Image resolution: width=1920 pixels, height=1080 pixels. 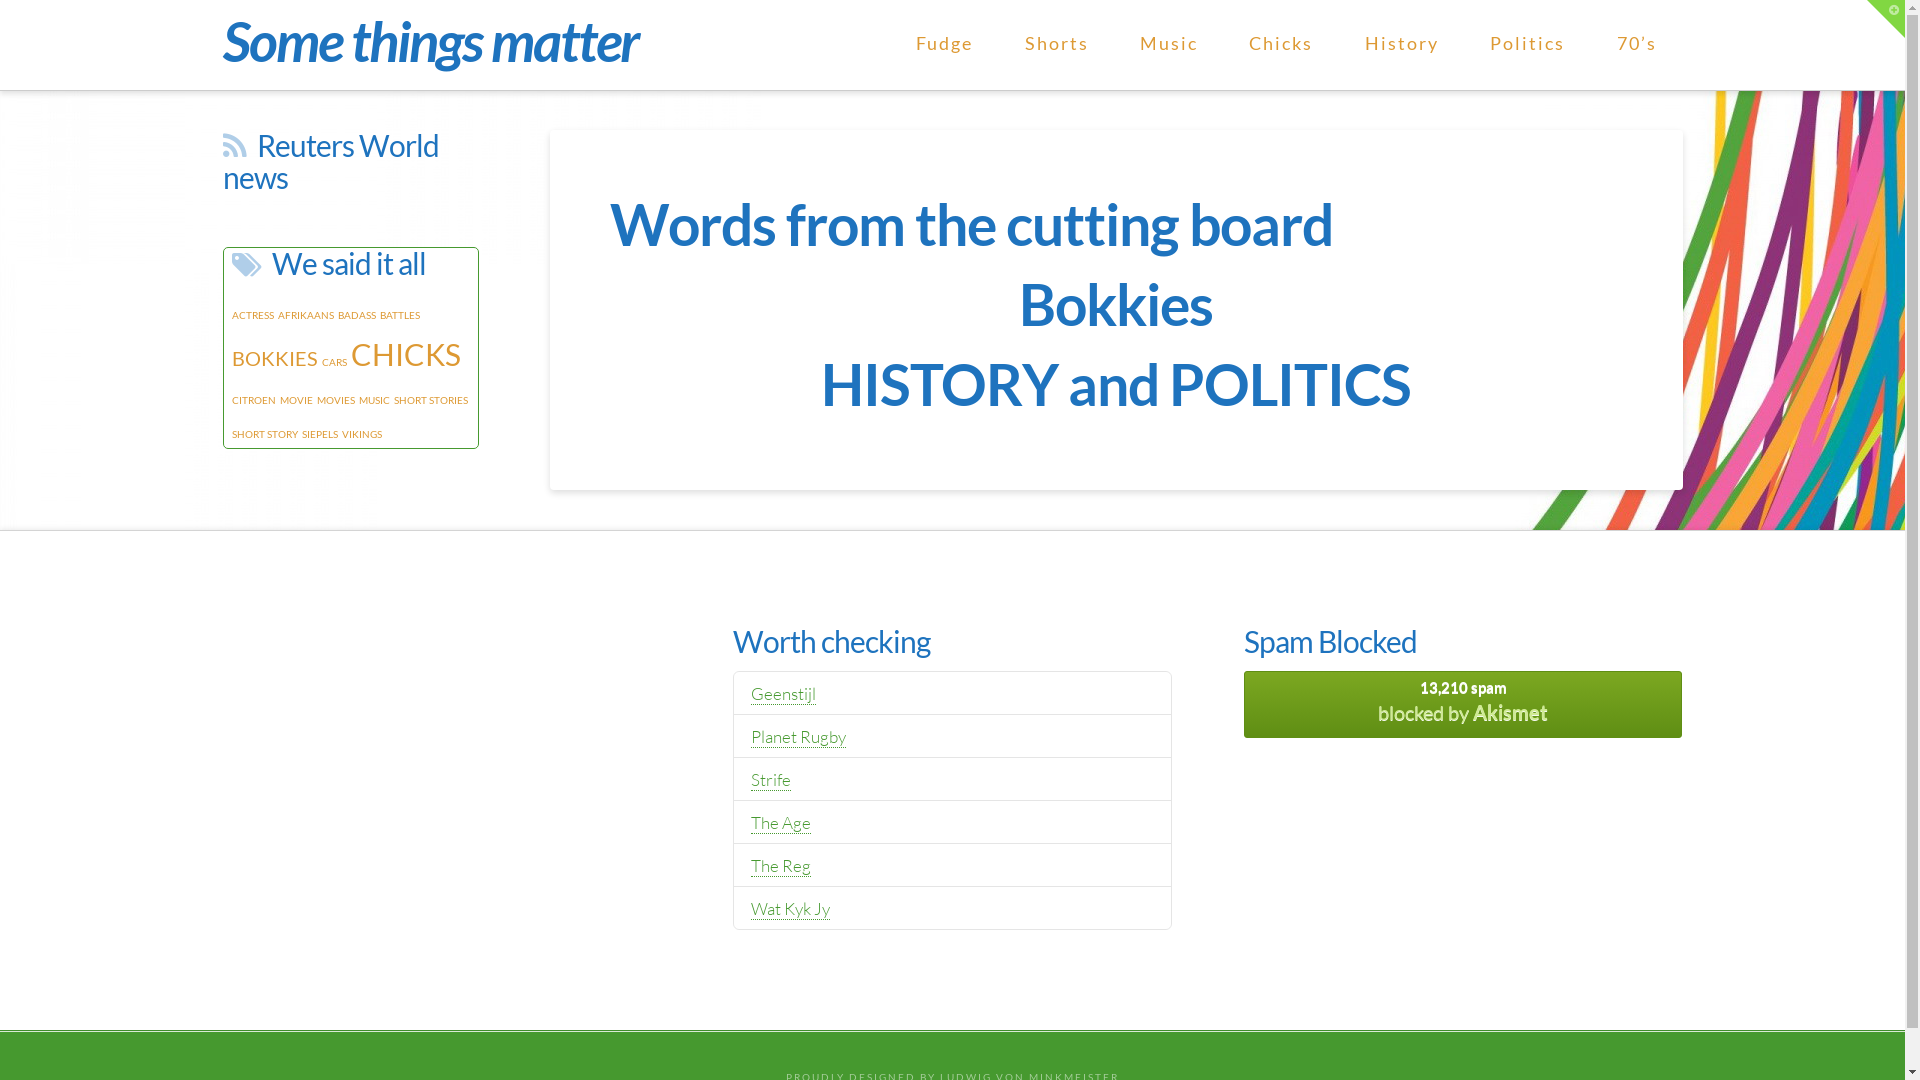 What do you see at coordinates (789, 909) in the screenshot?
I see `'Wat Kyk Jy'` at bounding box center [789, 909].